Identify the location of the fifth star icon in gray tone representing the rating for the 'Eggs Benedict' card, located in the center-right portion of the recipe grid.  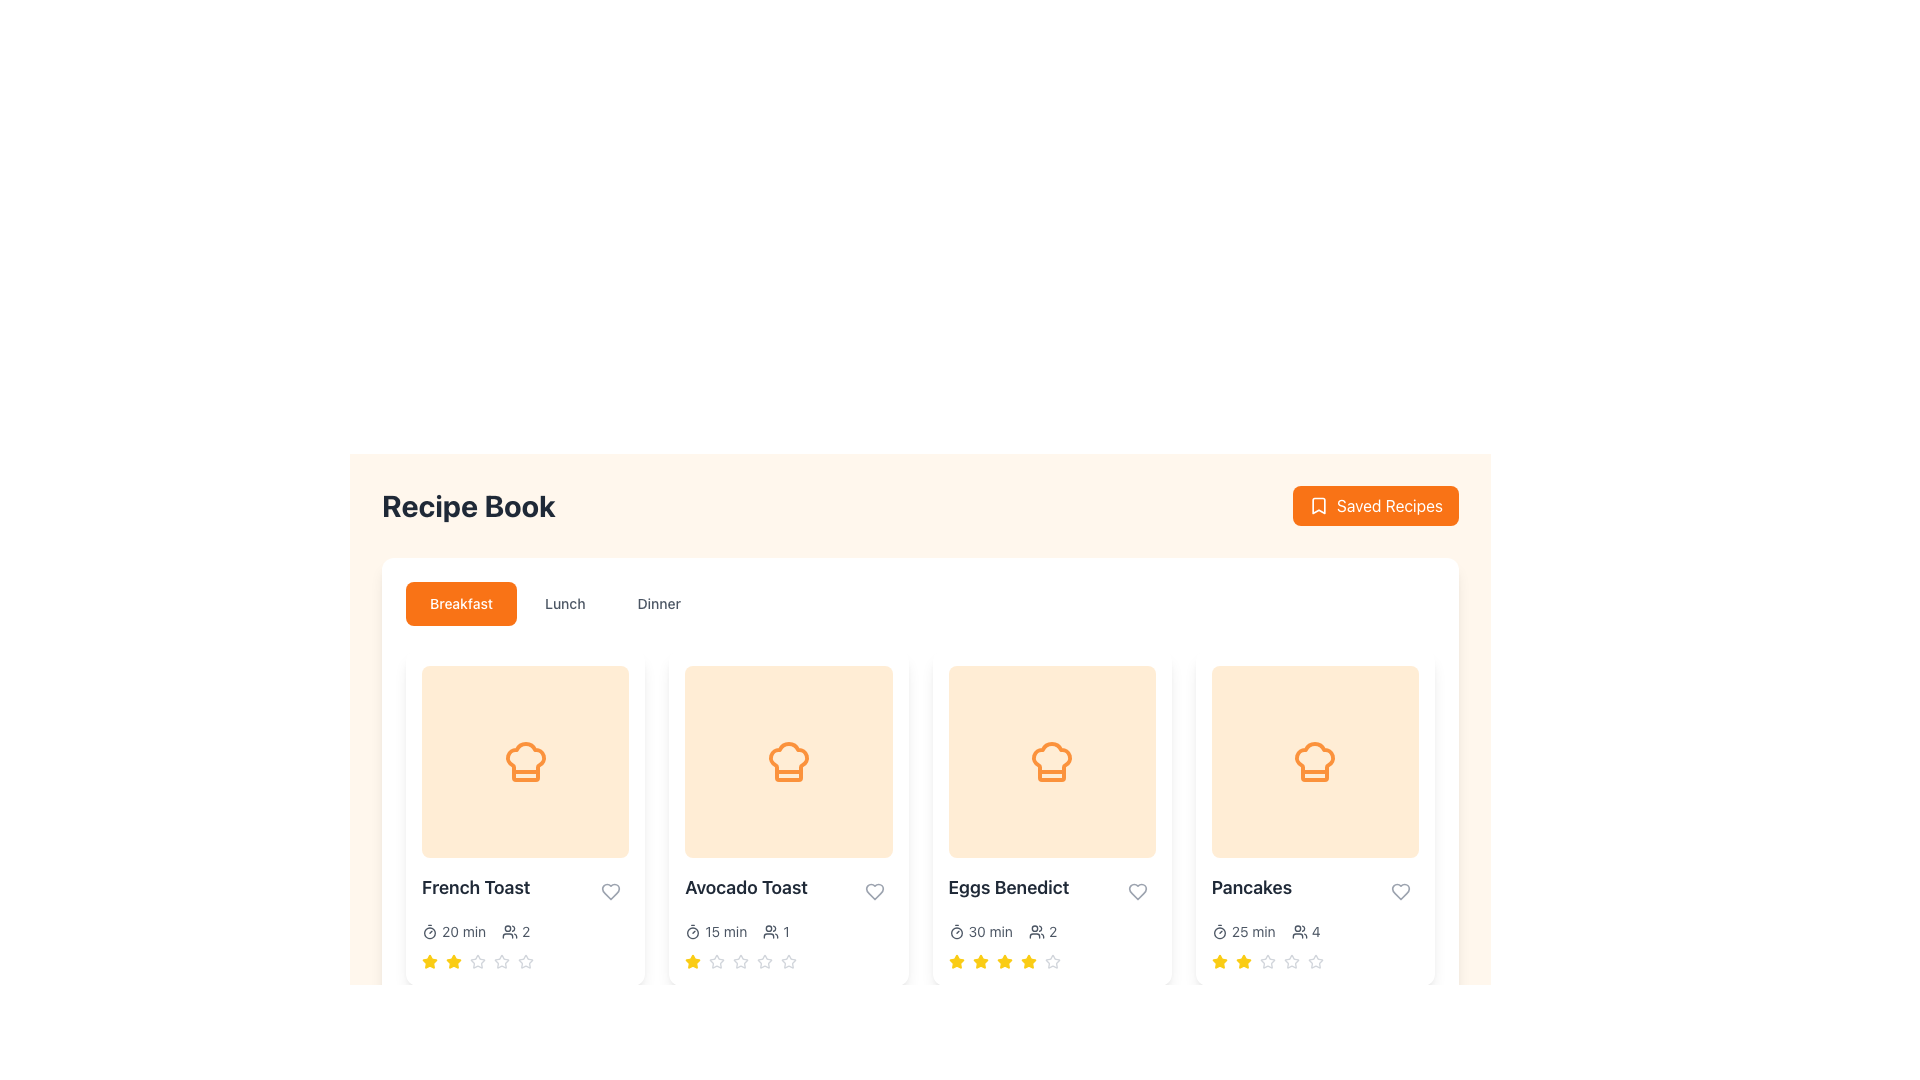
(1051, 960).